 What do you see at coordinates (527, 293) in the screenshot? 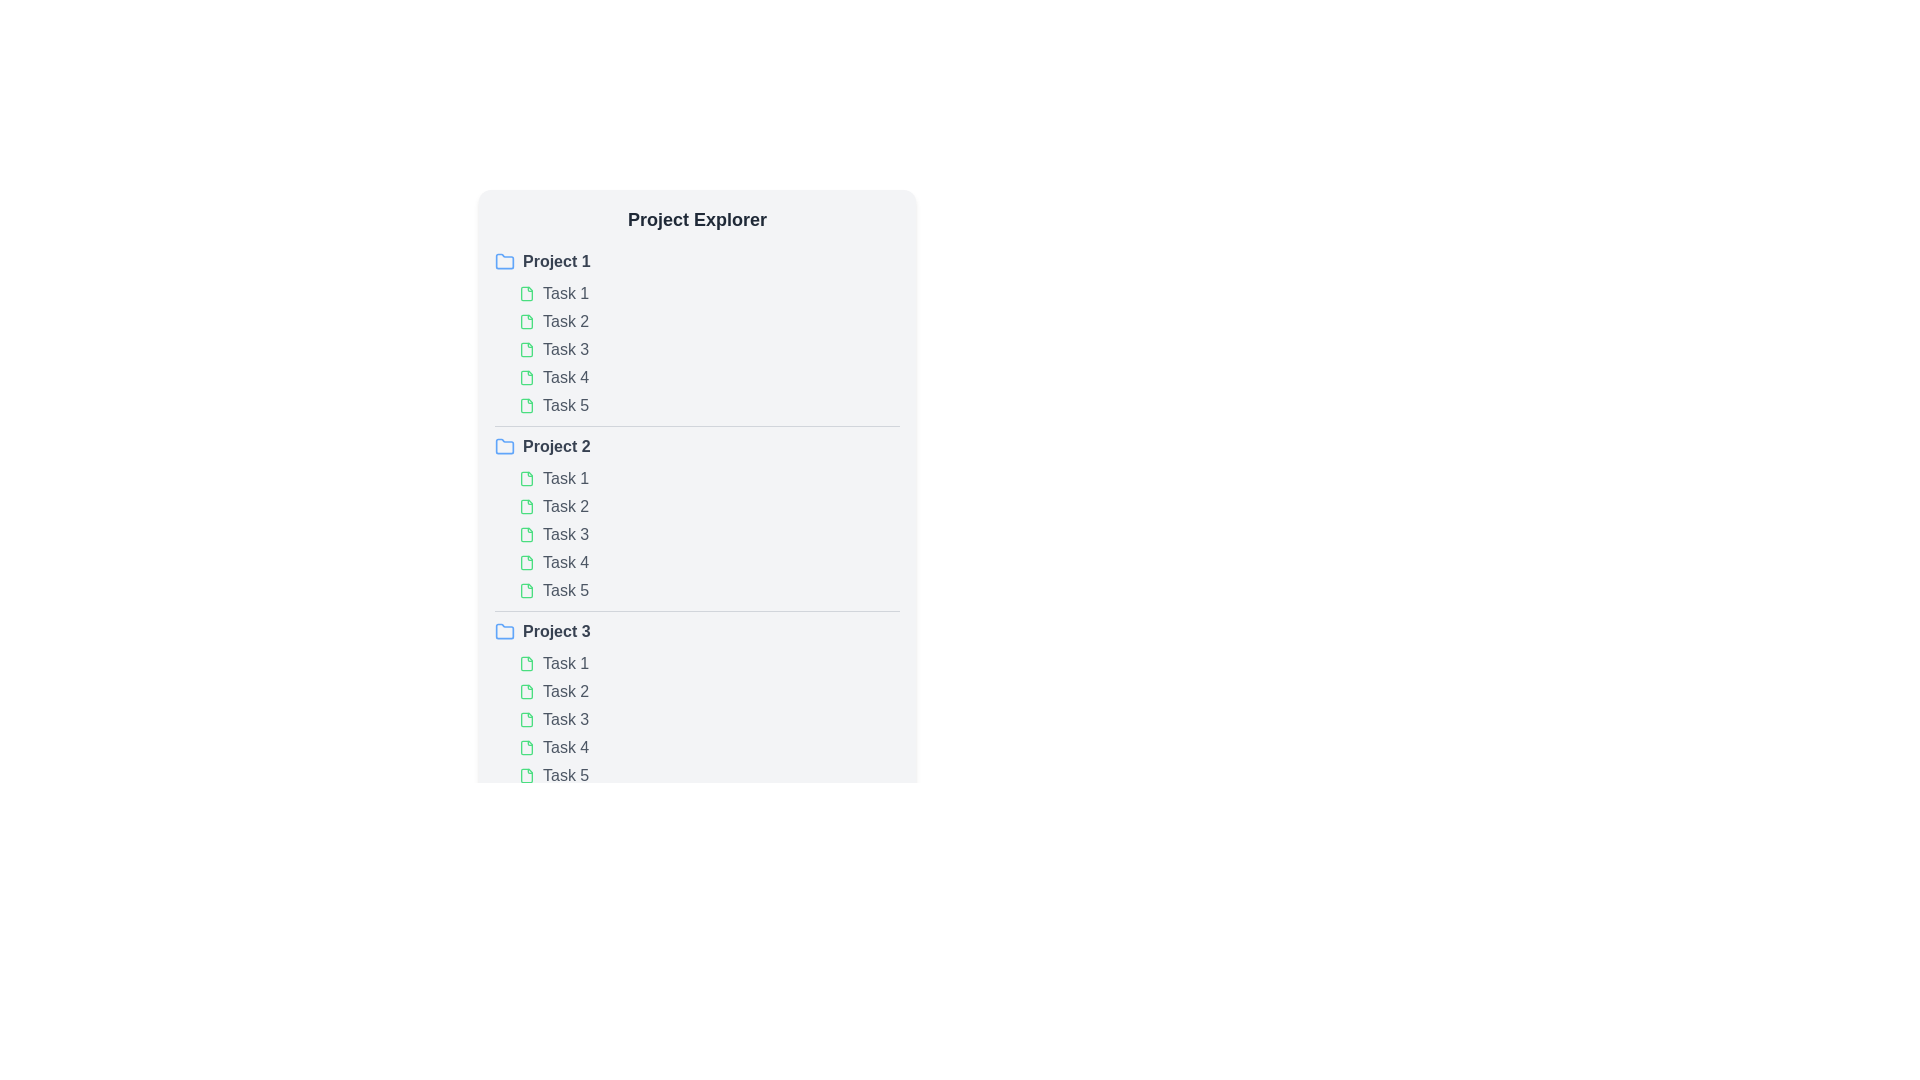
I see `the file icon associated with 'Task 1' in the 'Project Explorer', which is the first icon in the row and is located to the left of the label 'Task 1'` at bounding box center [527, 293].